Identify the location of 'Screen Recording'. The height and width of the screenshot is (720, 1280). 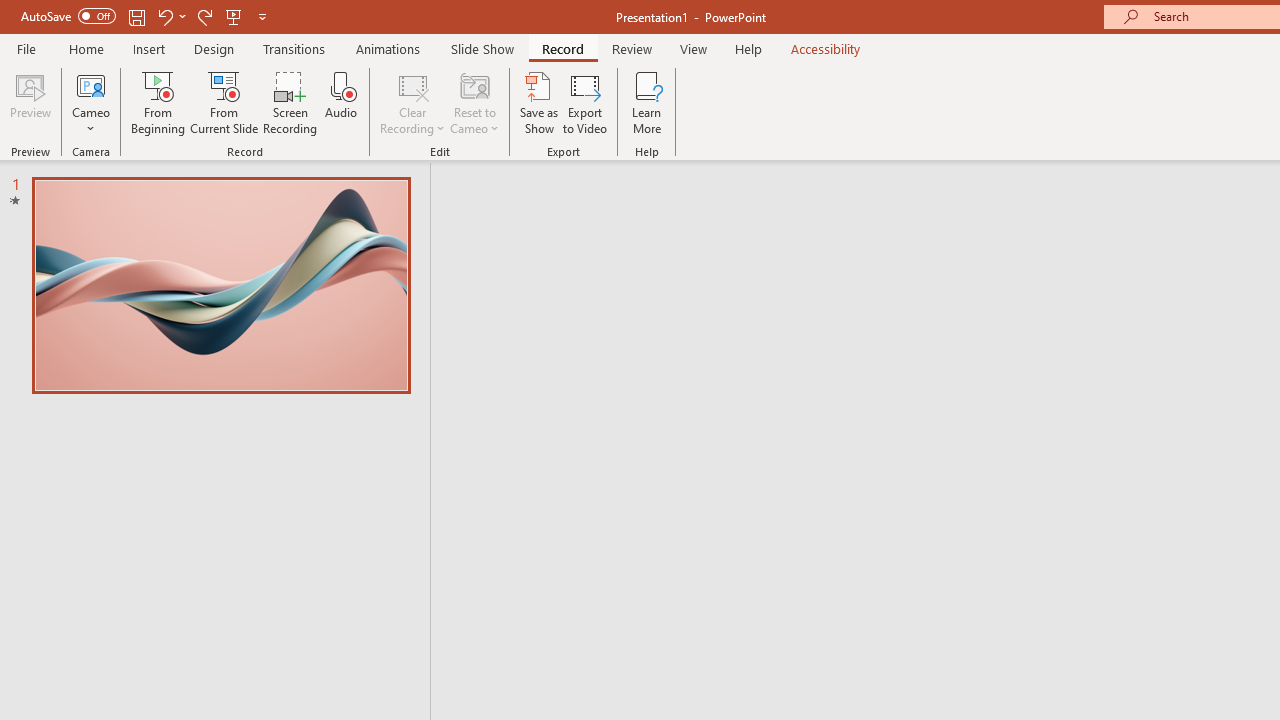
(289, 103).